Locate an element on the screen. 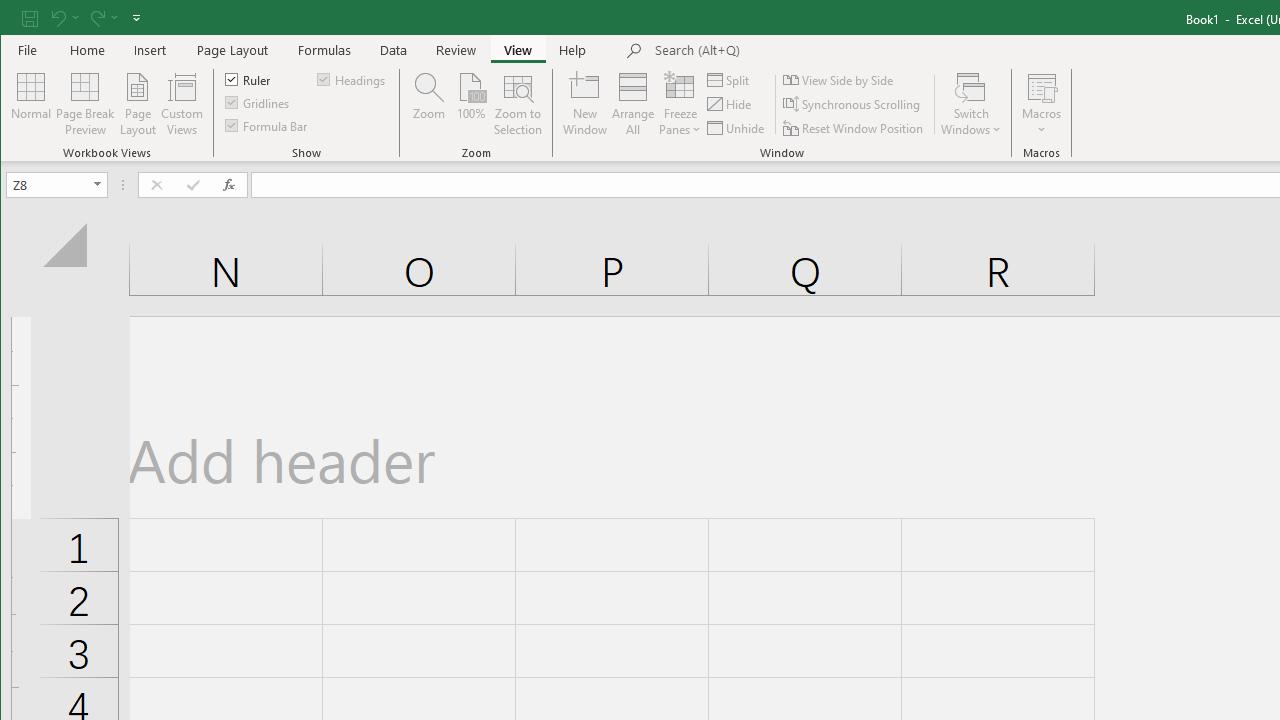 The width and height of the screenshot is (1280, 720). 'Split' is located at coordinates (729, 79).